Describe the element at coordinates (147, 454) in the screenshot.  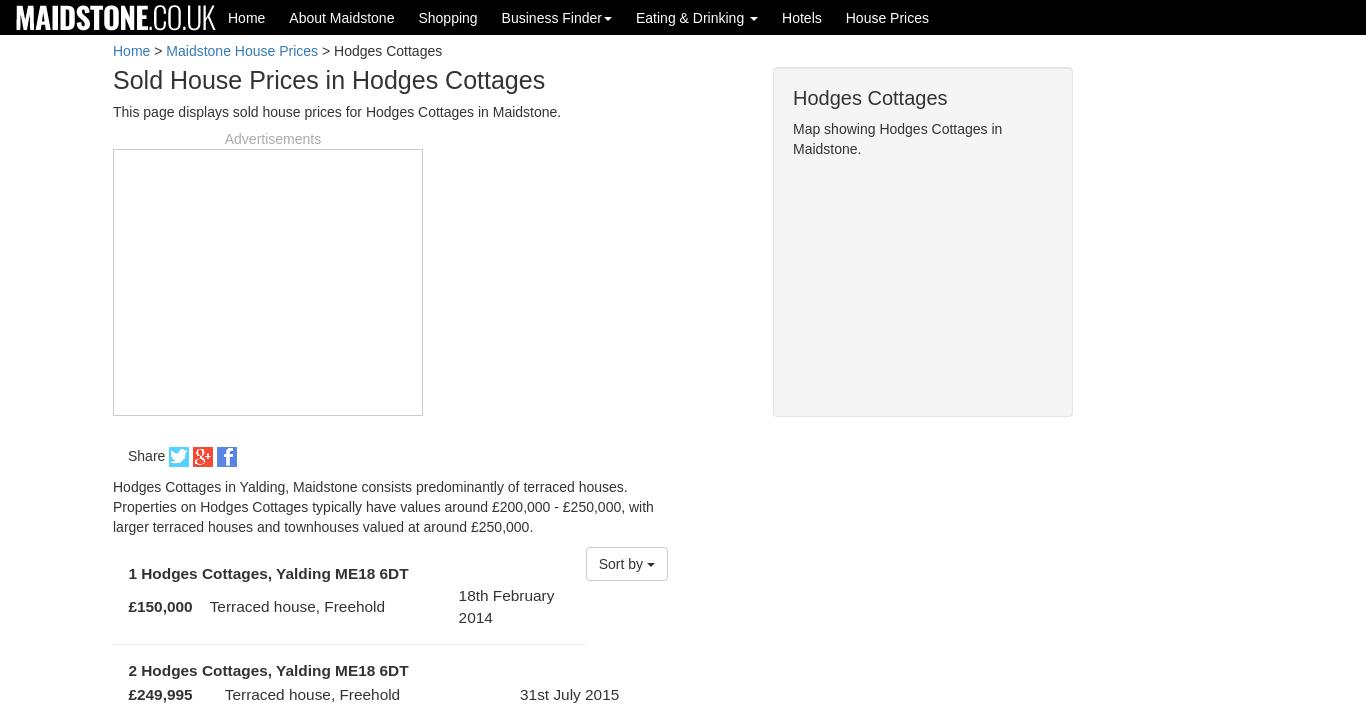
I see `'Share'` at that location.